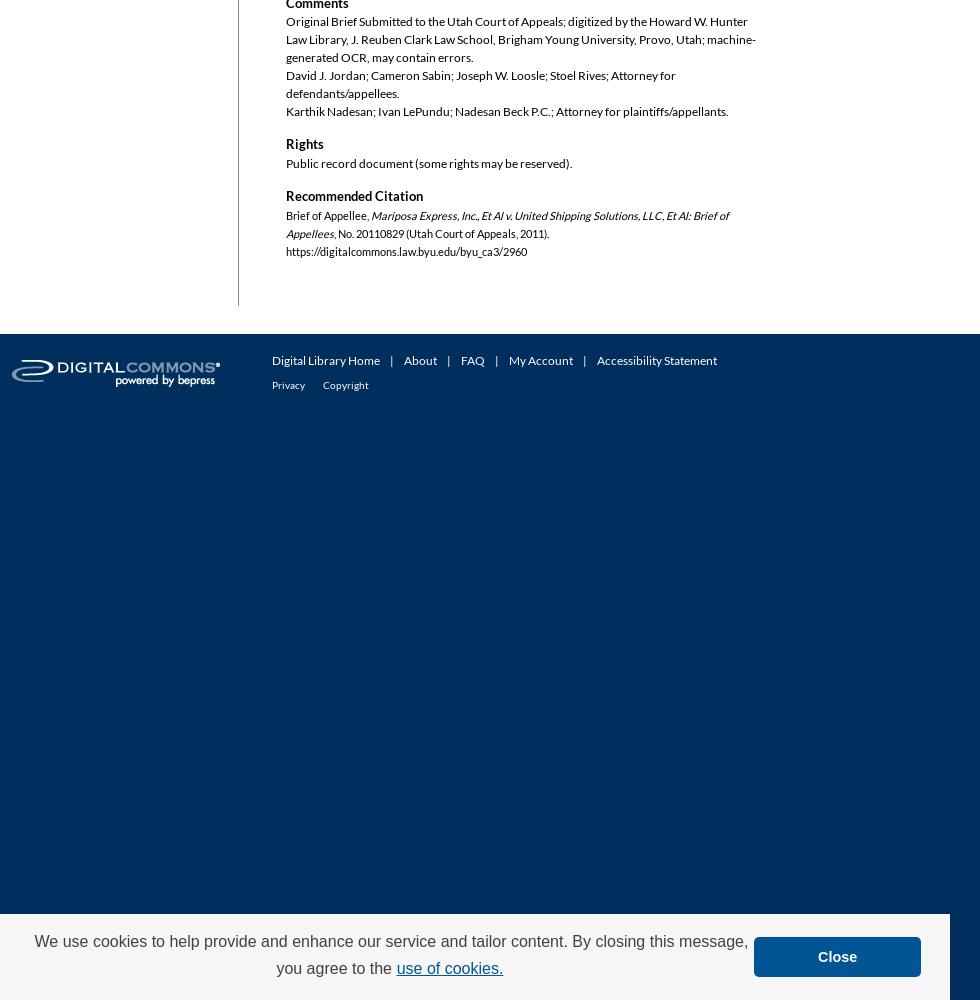 The width and height of the screenshot is (980, 1000). I want to click on 'Recommended Citation', so click(285, 195).